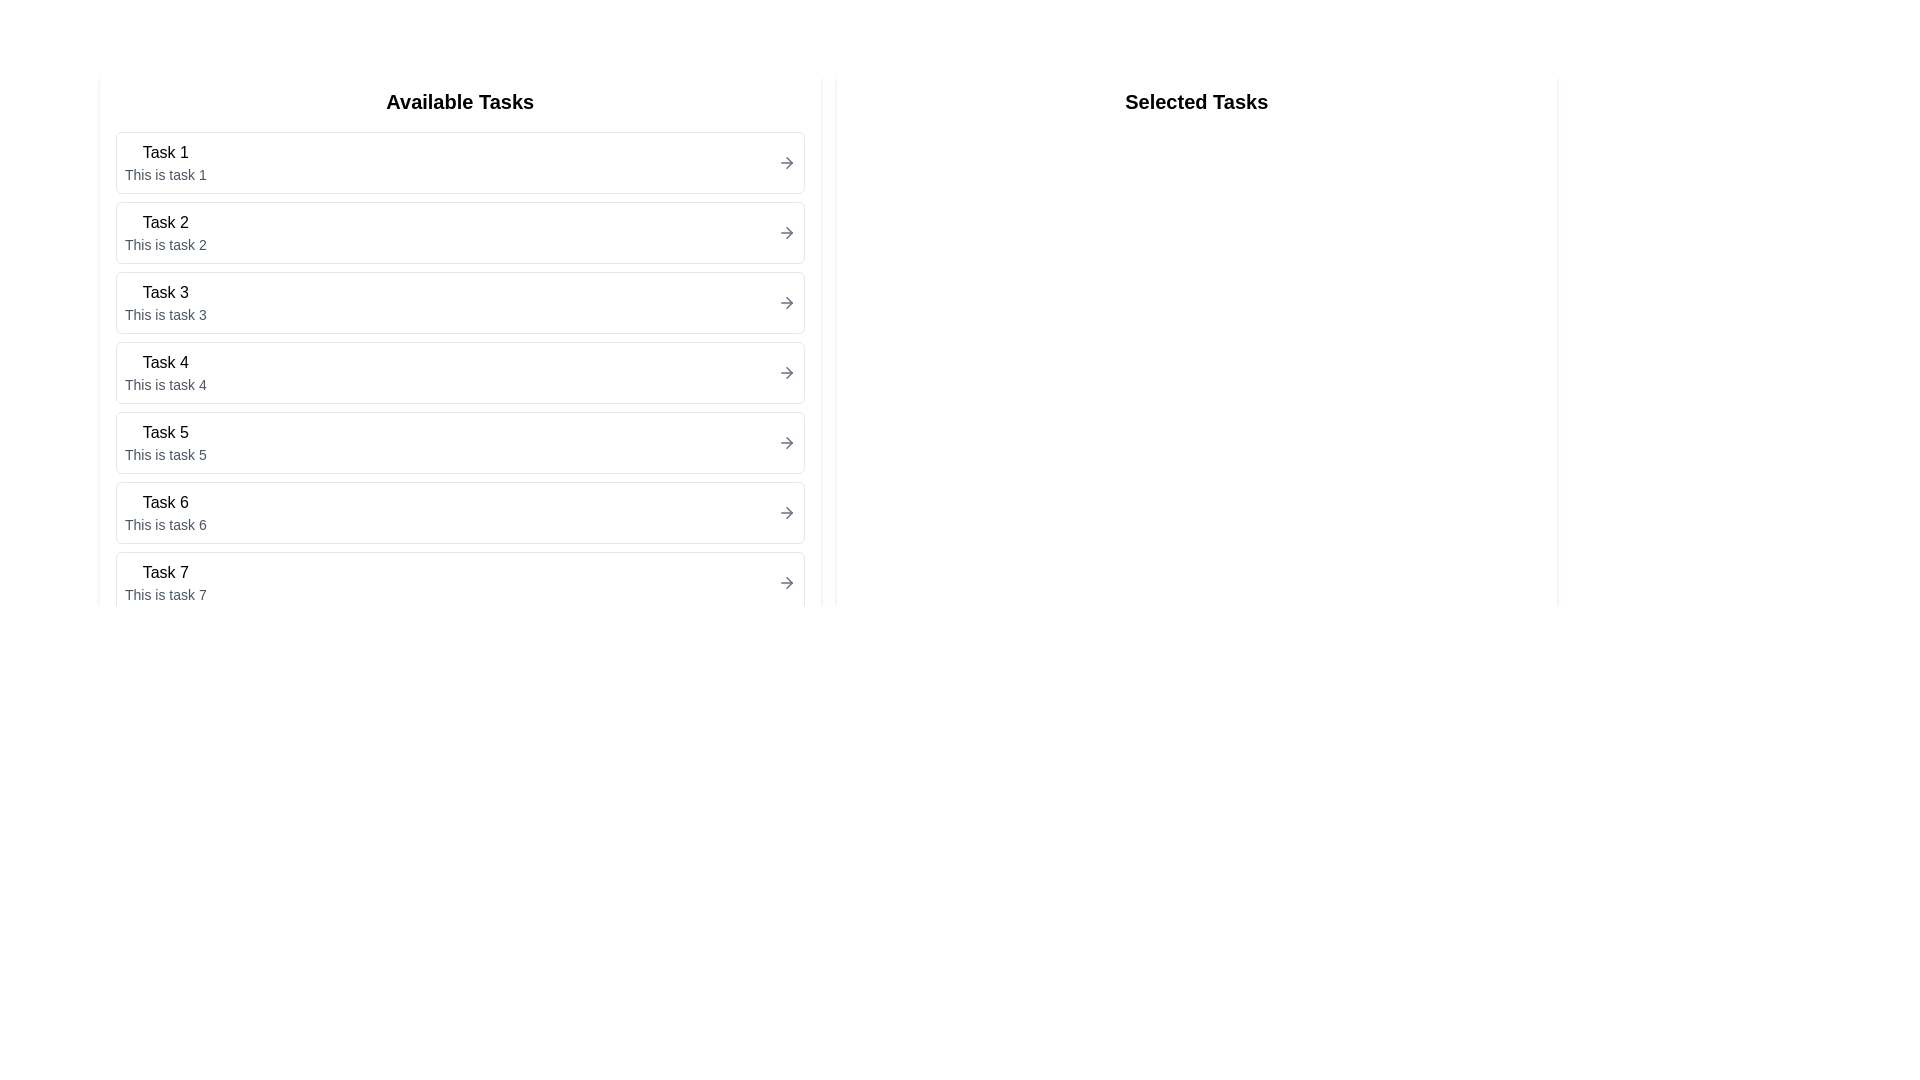 The width and height of the screenshot is (1920, 1080). Describe the element at coordinates (165, 442) in the screenshot. I see `the fifth task item in the 'Available Tasks' list` at that location.